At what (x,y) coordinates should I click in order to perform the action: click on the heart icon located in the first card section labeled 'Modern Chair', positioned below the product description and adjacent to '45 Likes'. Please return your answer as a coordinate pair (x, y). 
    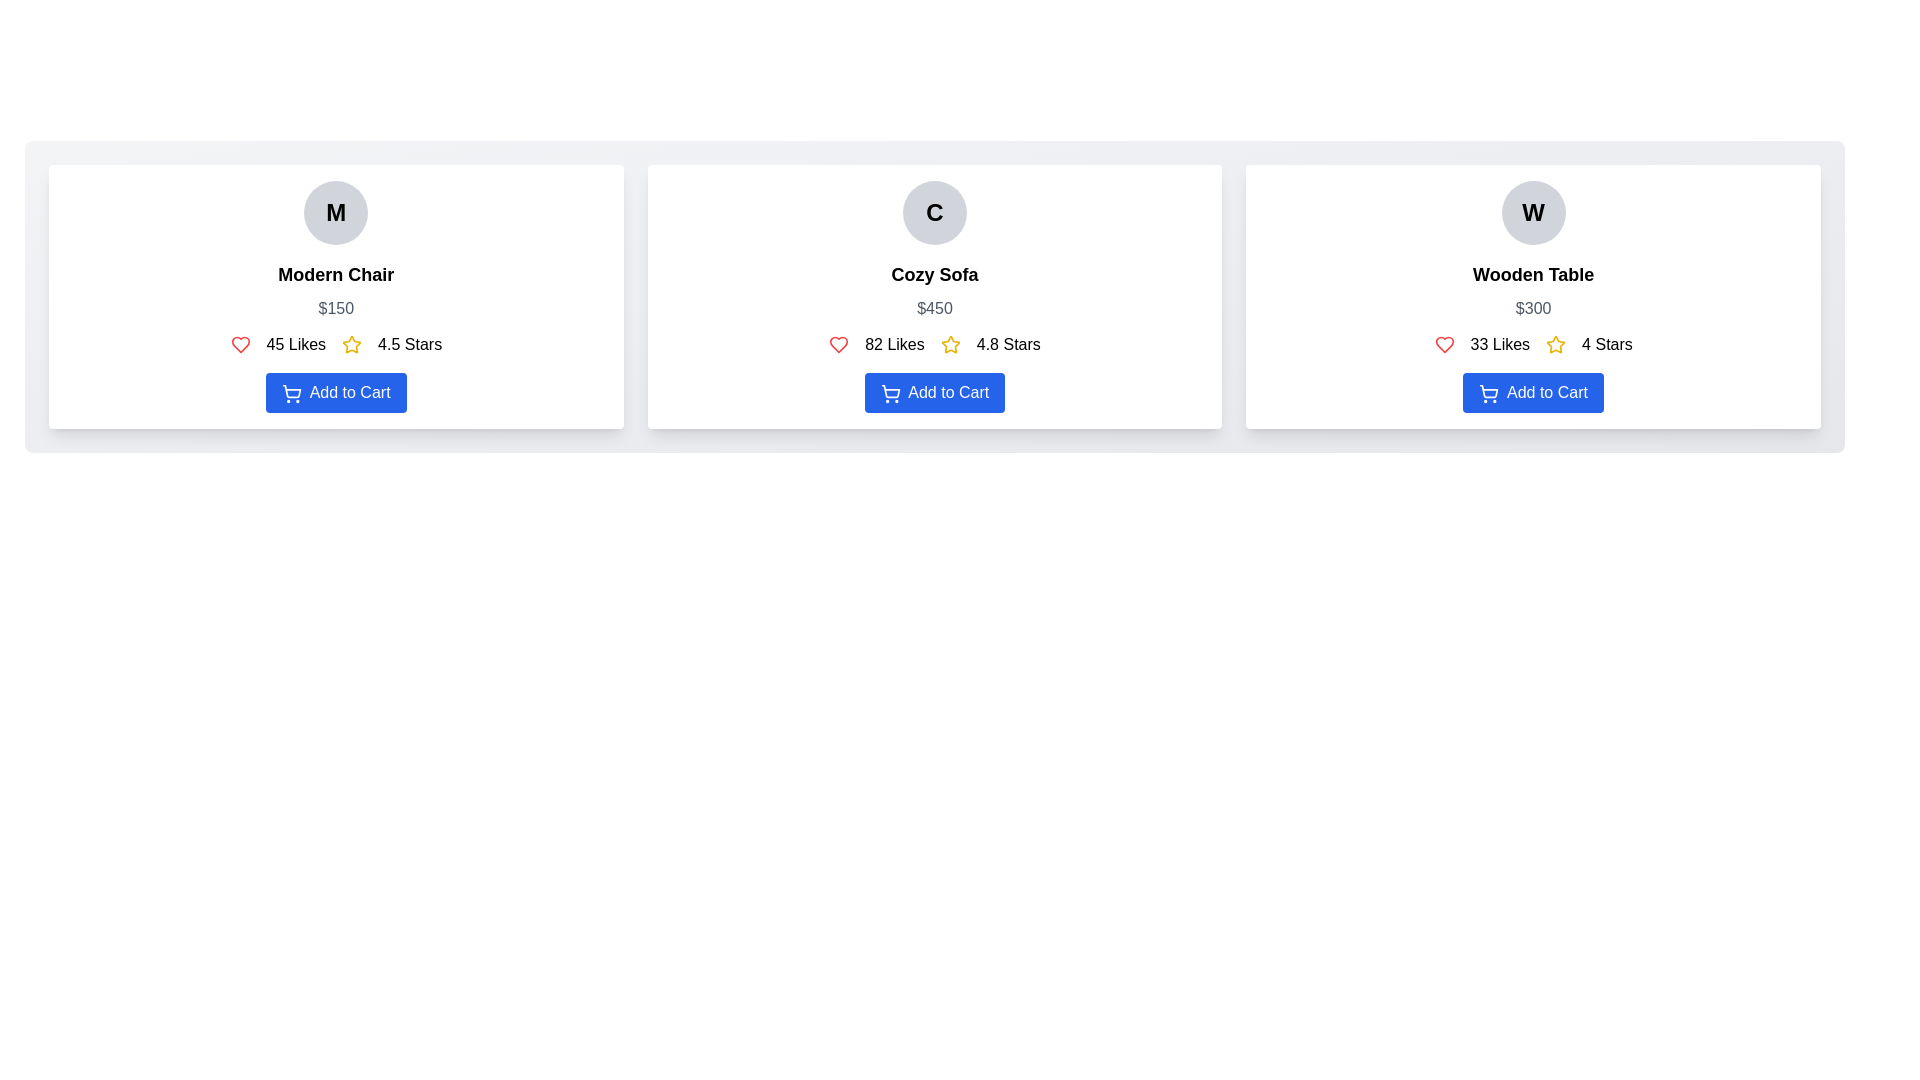
    Looking at the image, I should click on (240, 343).